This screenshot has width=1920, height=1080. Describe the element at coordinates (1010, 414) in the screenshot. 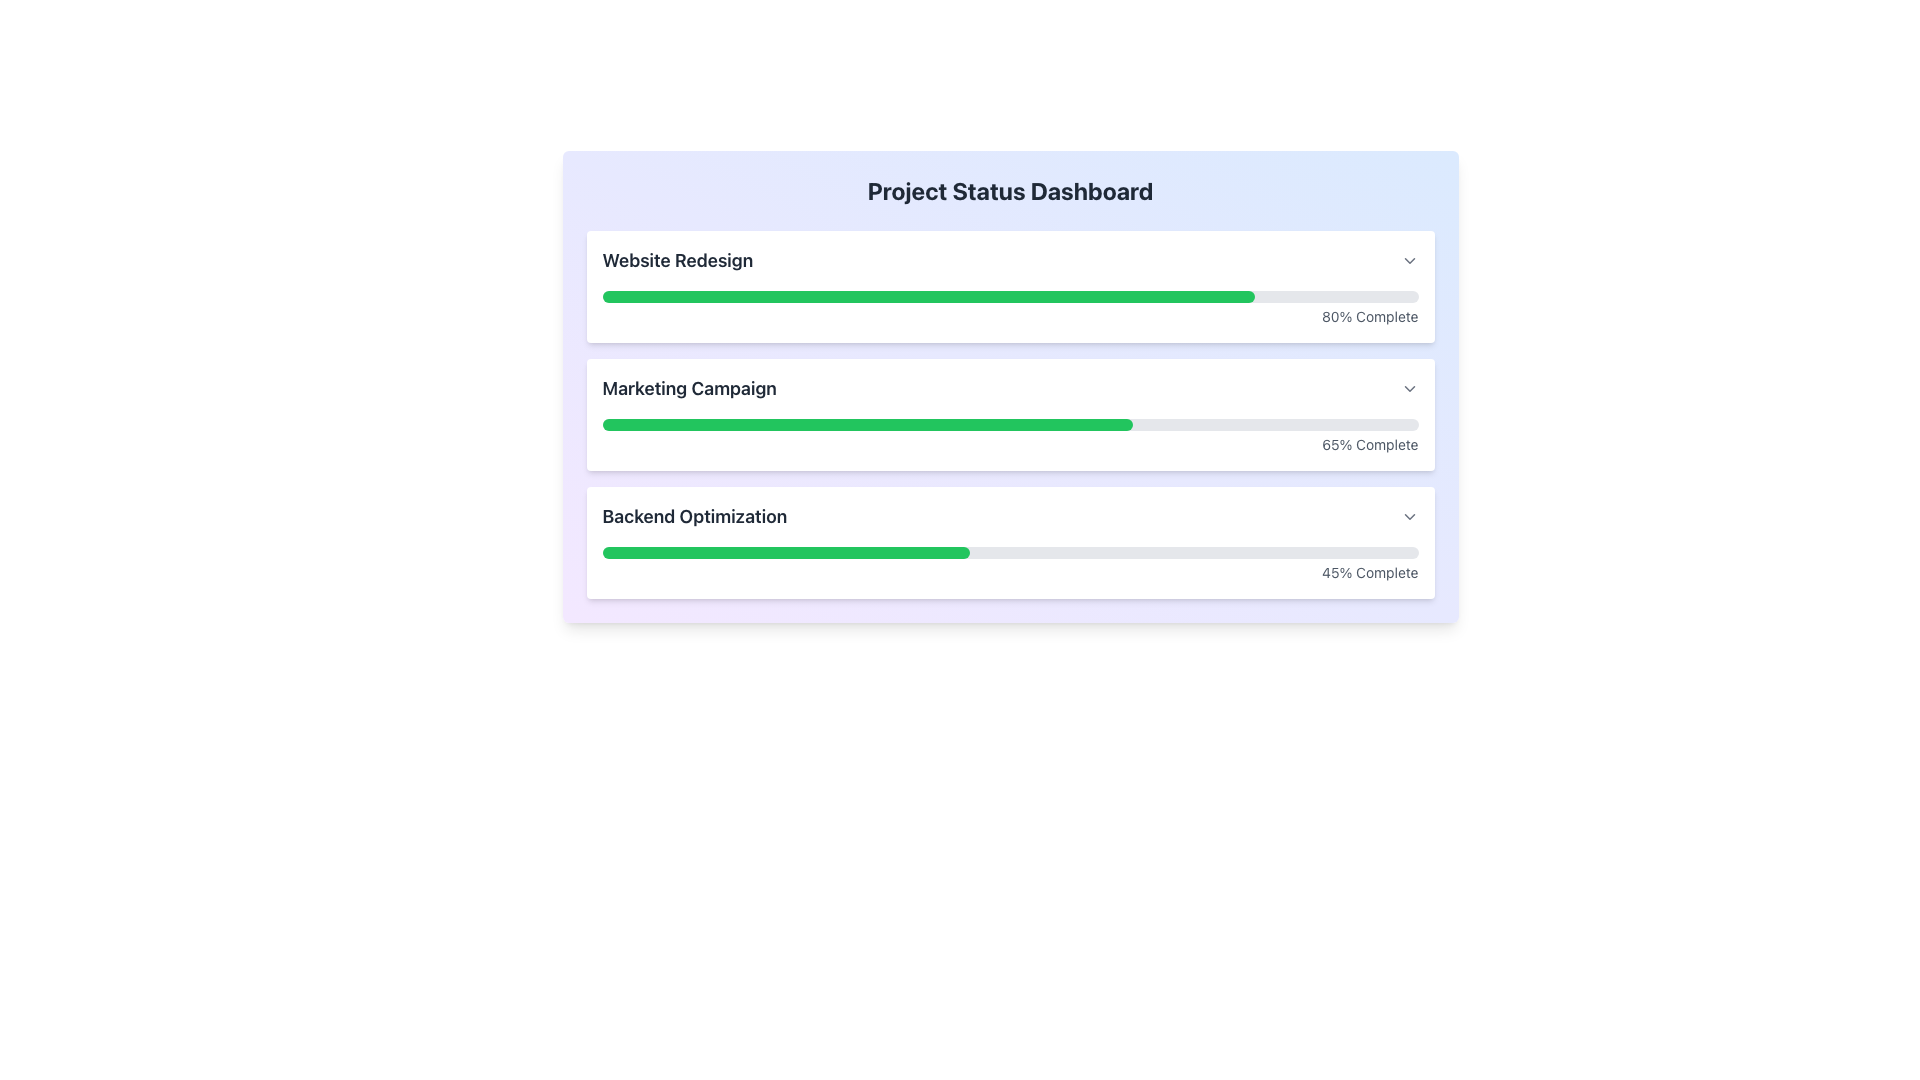

I see `progress details from the grouped component that visually represents the progress of three projects with labeled progress bars and percentage indicators` at that location.